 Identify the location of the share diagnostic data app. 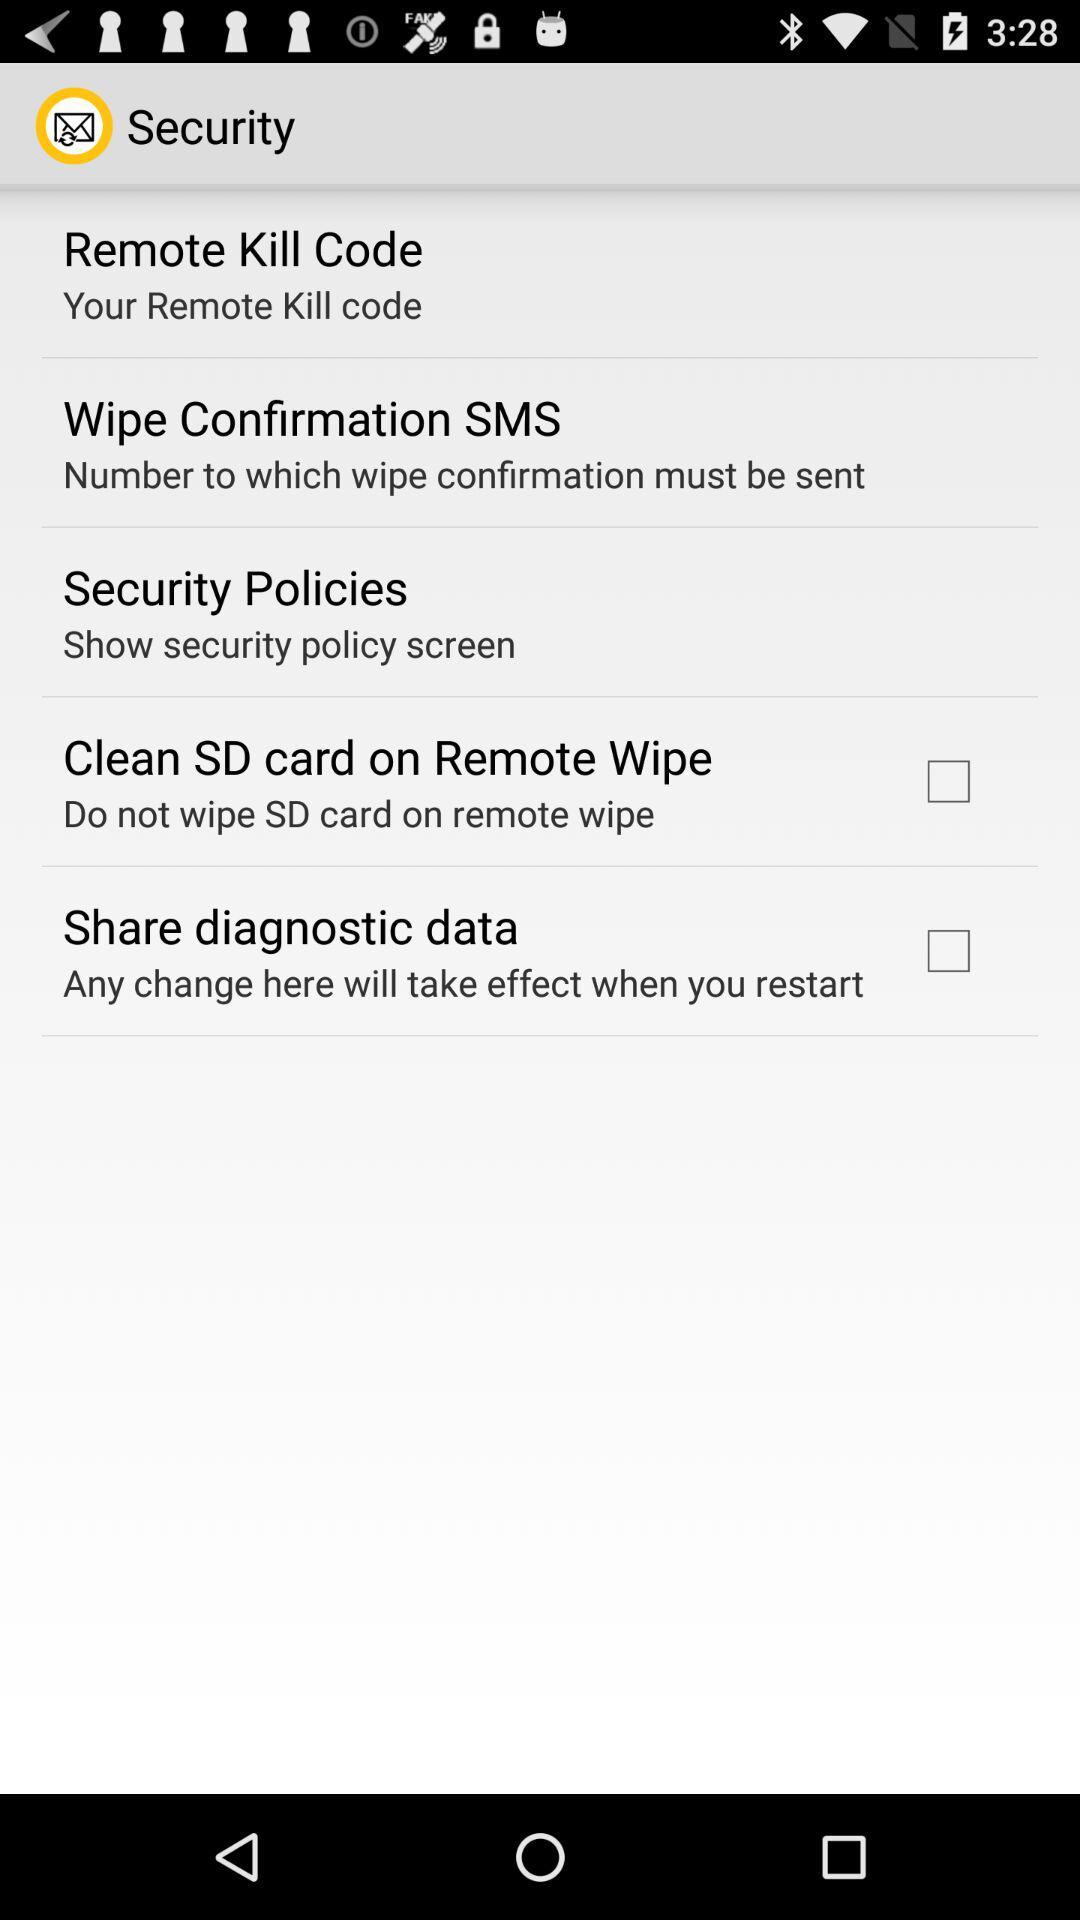
(290, 924).